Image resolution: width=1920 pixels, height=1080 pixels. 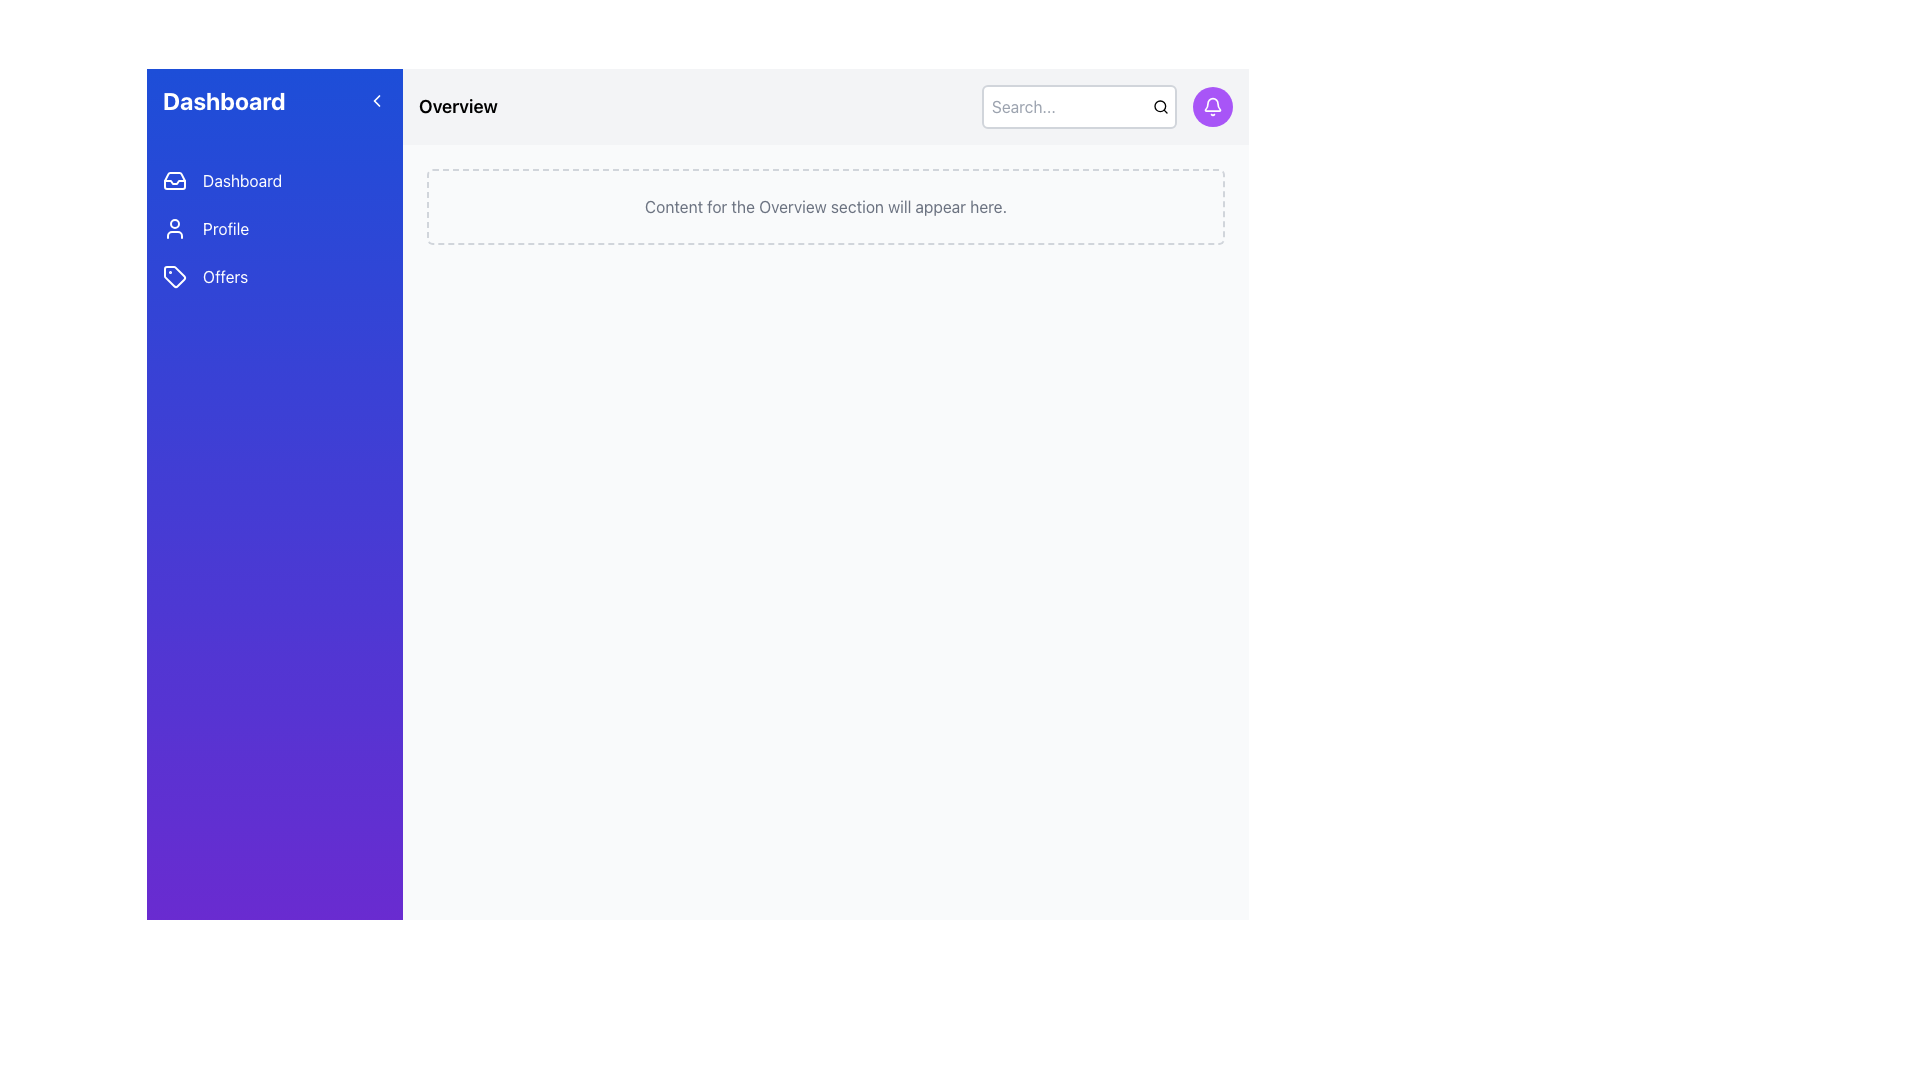 What do you see at coordinates (225, 277) in the screenshot?
I see `the 'Offers' text label in the vertical navigation sidebar` at bounding box center [225, 277].